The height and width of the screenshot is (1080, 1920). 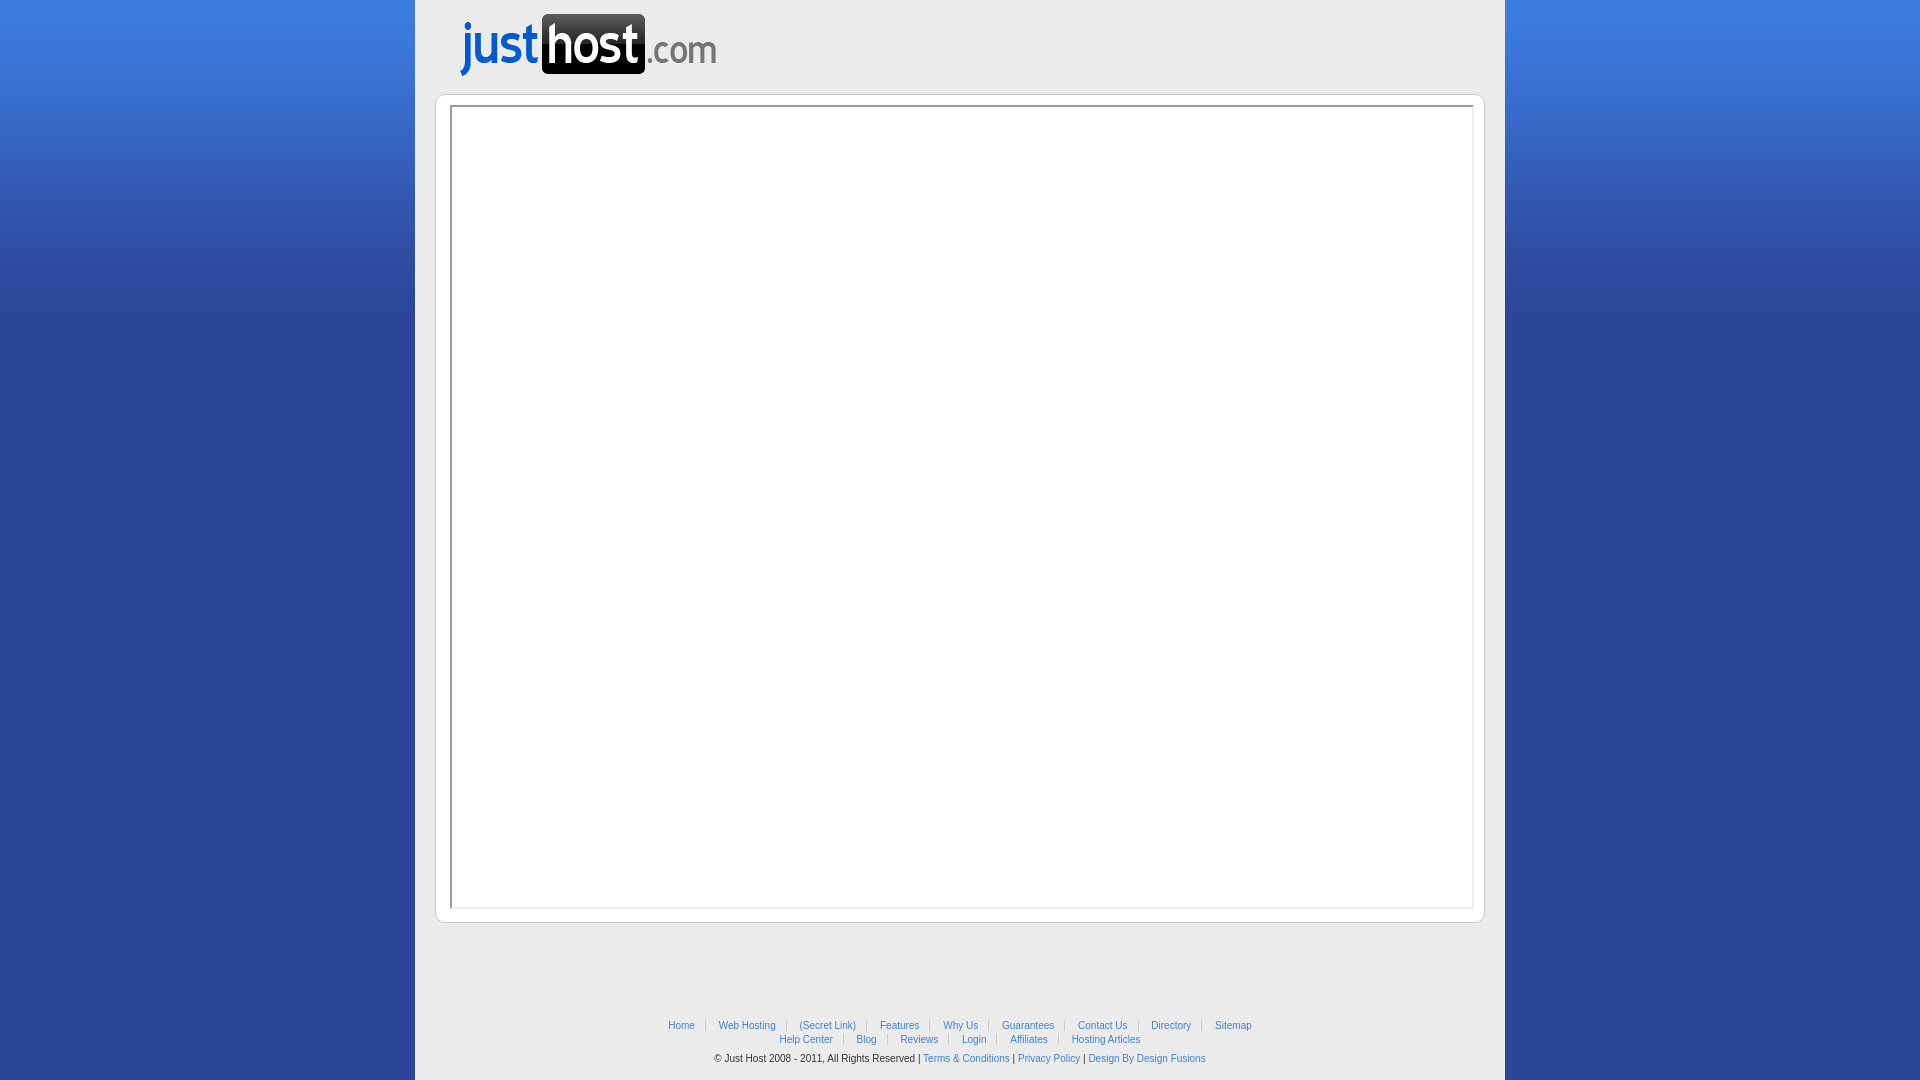 What do you see at coordinates (879, 1025) in the screenshot?
I see `'Features'` at bounding box center [879, 1025].